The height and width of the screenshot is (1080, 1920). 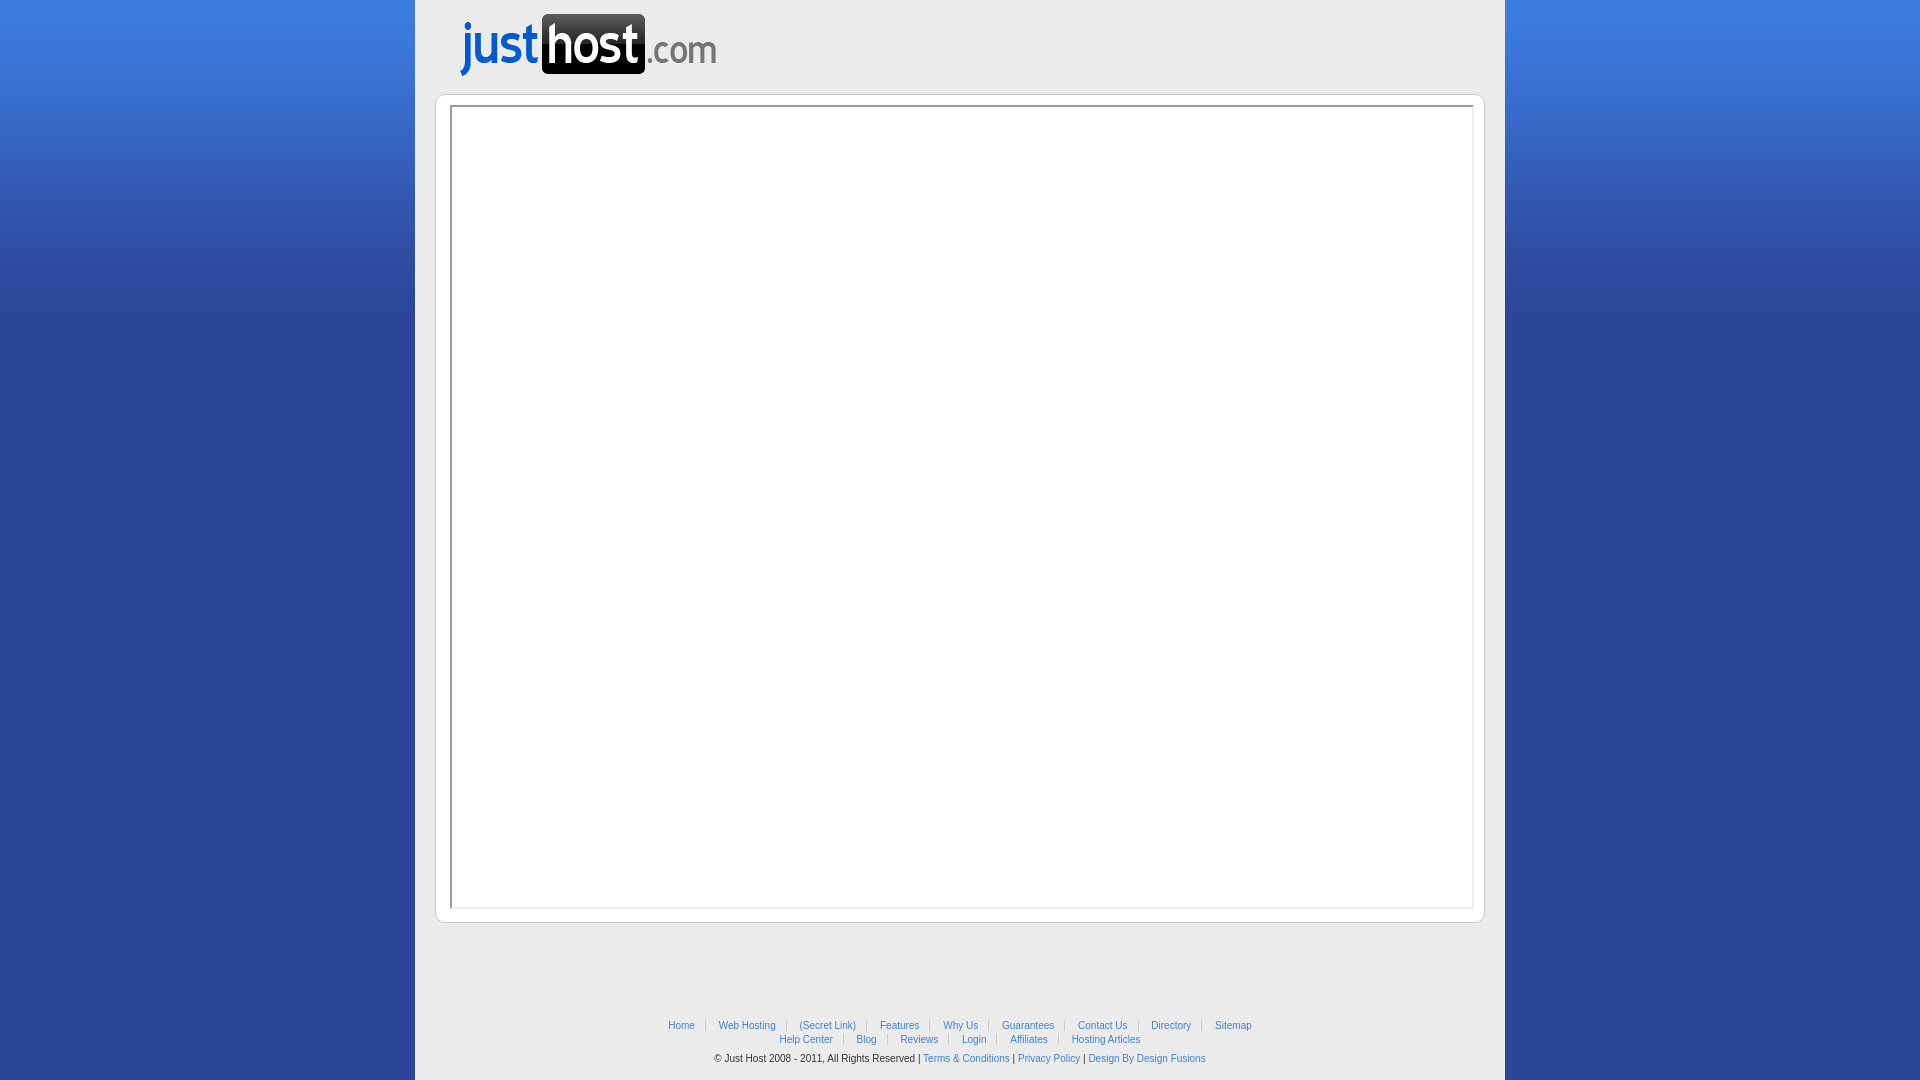 What do you see at coordinates (879, 1025) in the screenshot?
I see `'Features'` at bounding box center [879, 1025].